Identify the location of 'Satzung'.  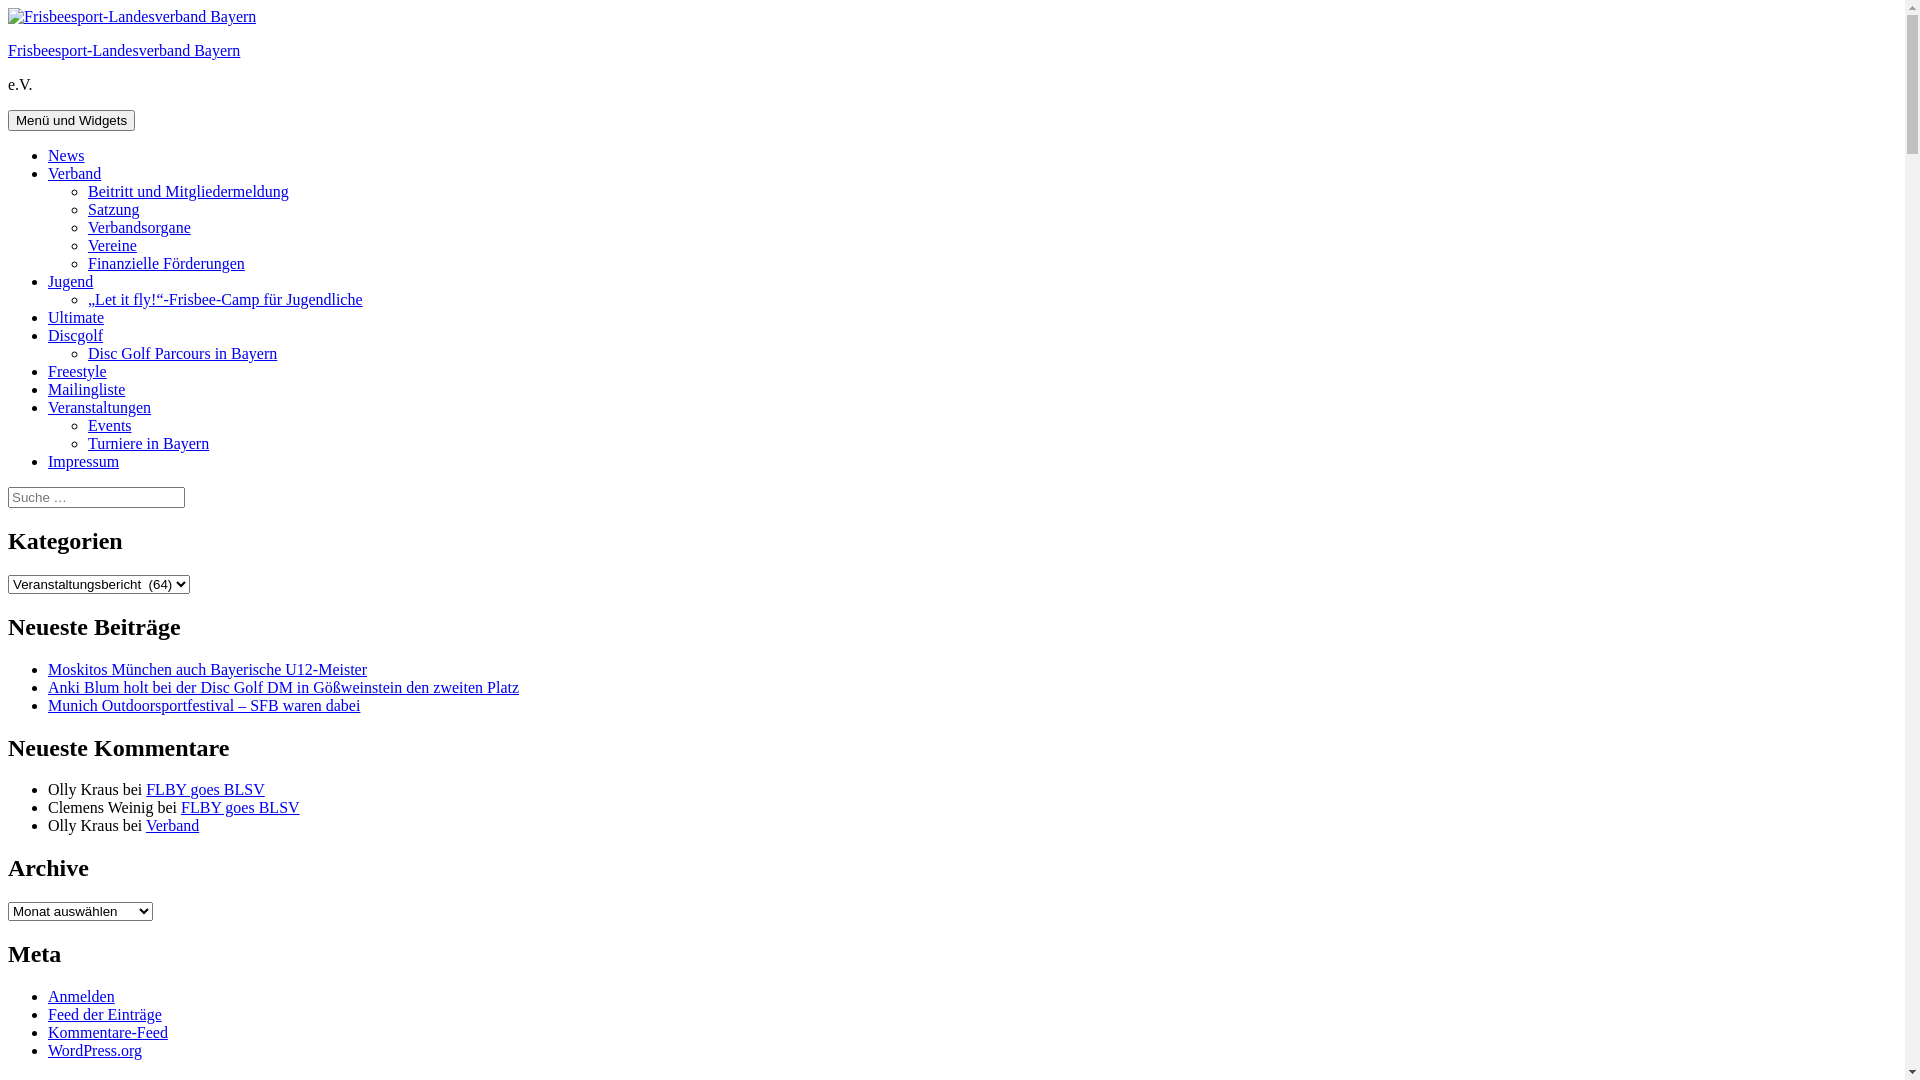
(113, 209).